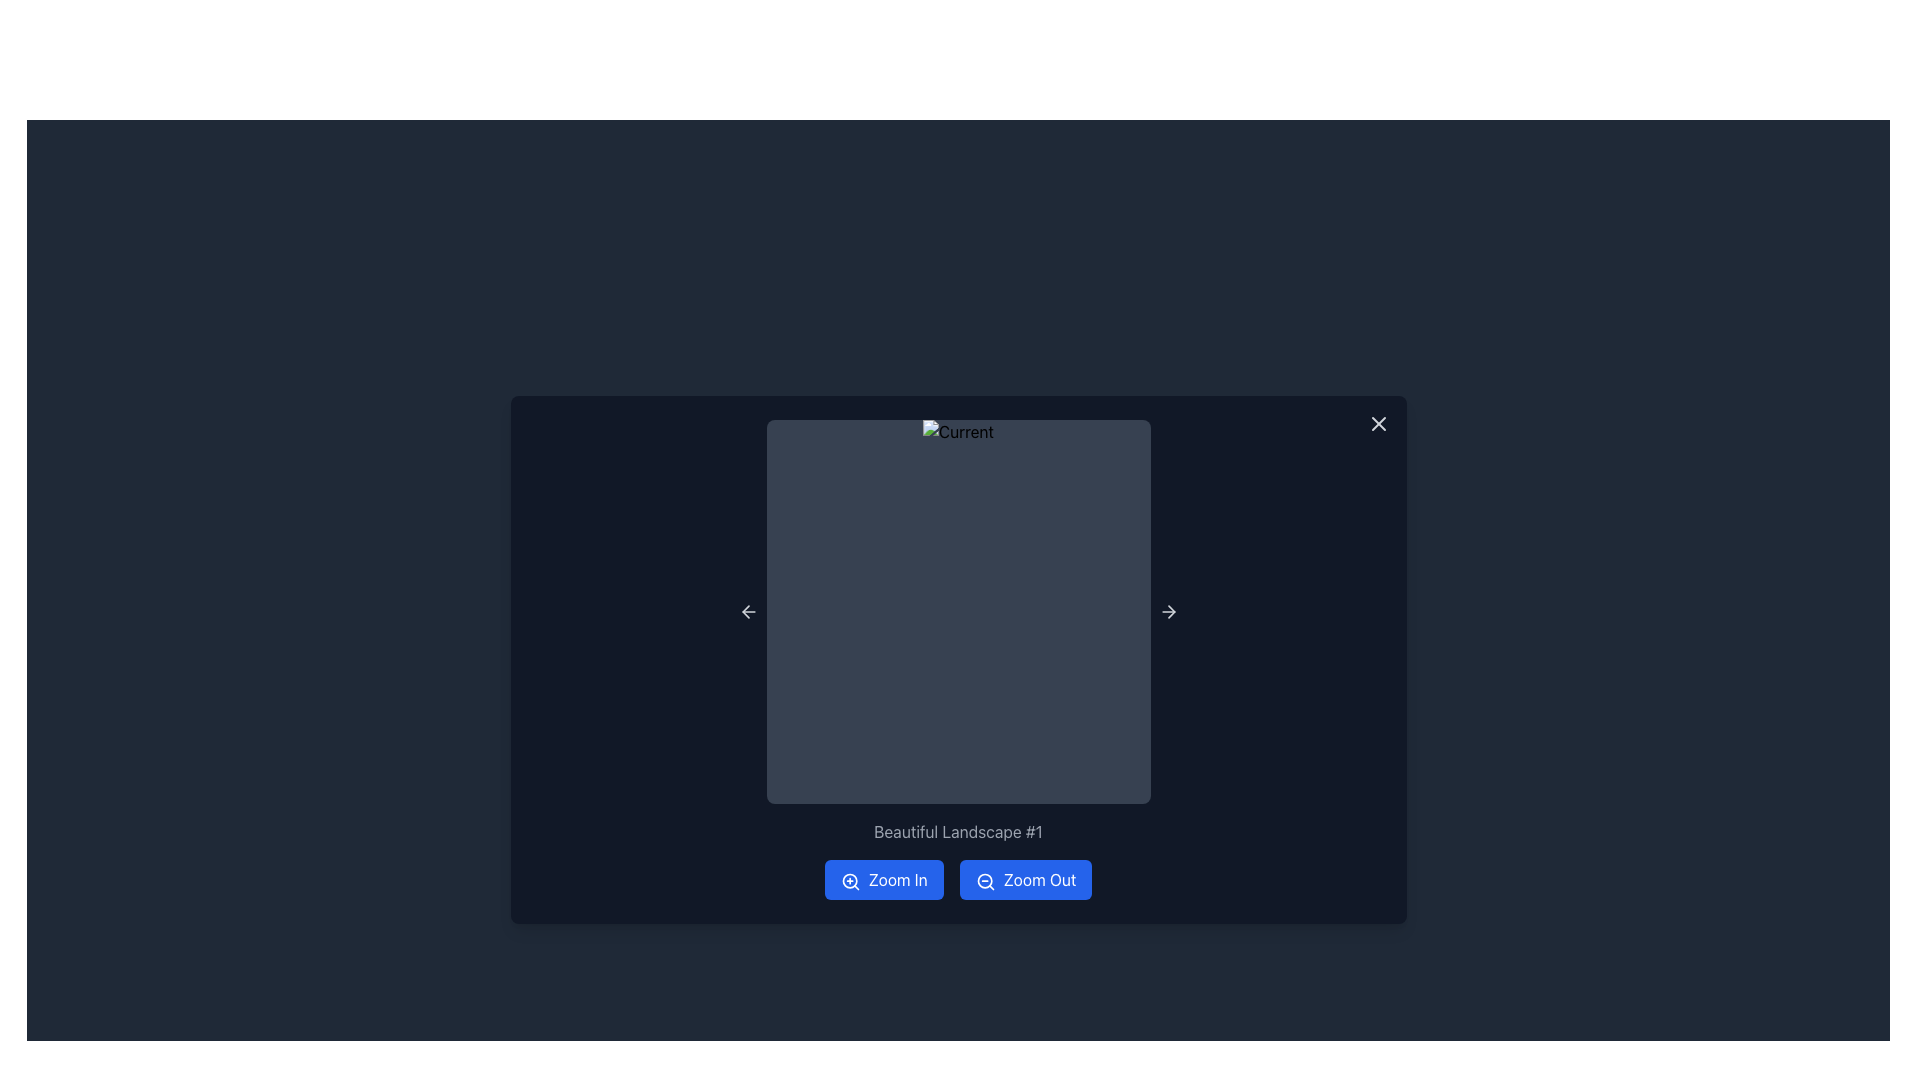 This screenshot has width=1920, height=1080. What do you see at coordinates (1026, 878) in the screenshot?
I see `the 'Zoom Out' button located to the right of the 'Zoom In' button at the bottom of the interface` at bounding box center [1026, 878].